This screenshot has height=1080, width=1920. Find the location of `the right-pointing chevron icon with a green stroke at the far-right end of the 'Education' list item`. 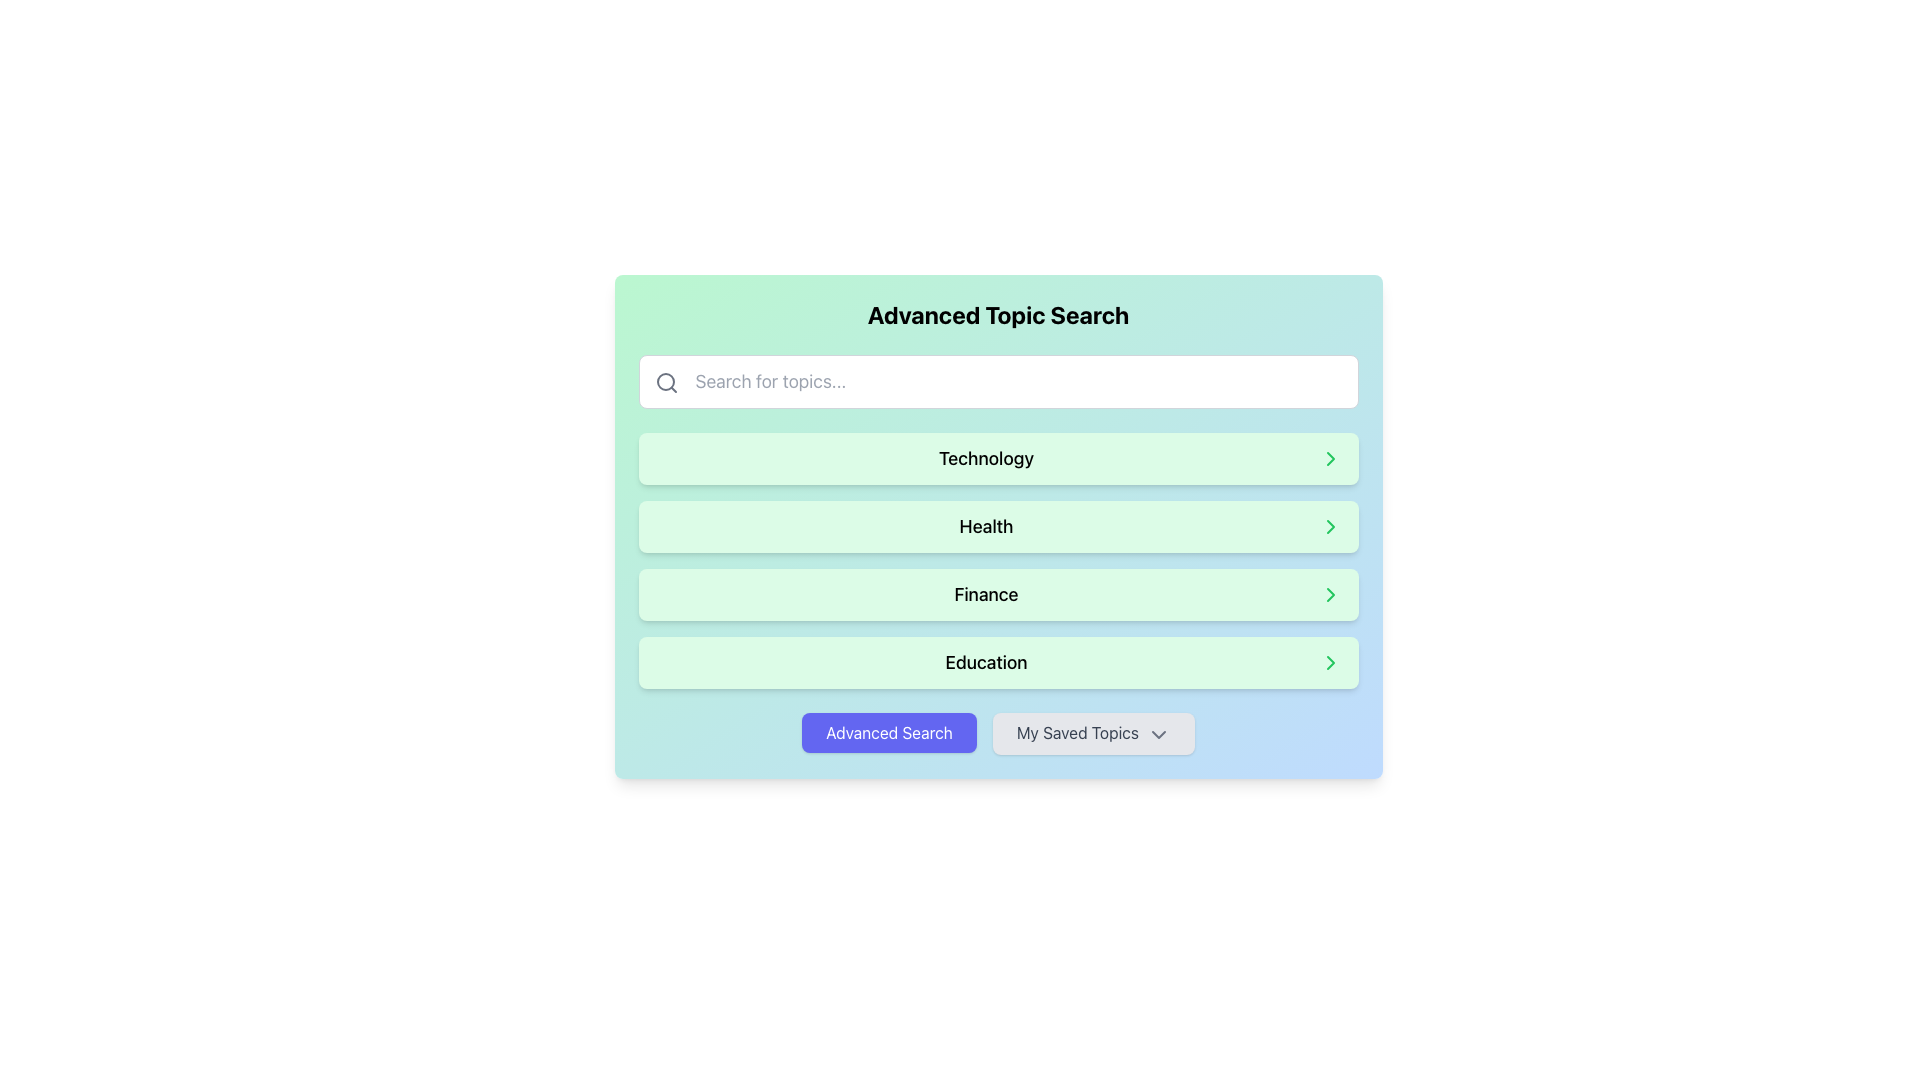

the right-pointing chevron icon with a green stroke at the far-right end of the 'Education' list item is located at coordinates (1330, 663).